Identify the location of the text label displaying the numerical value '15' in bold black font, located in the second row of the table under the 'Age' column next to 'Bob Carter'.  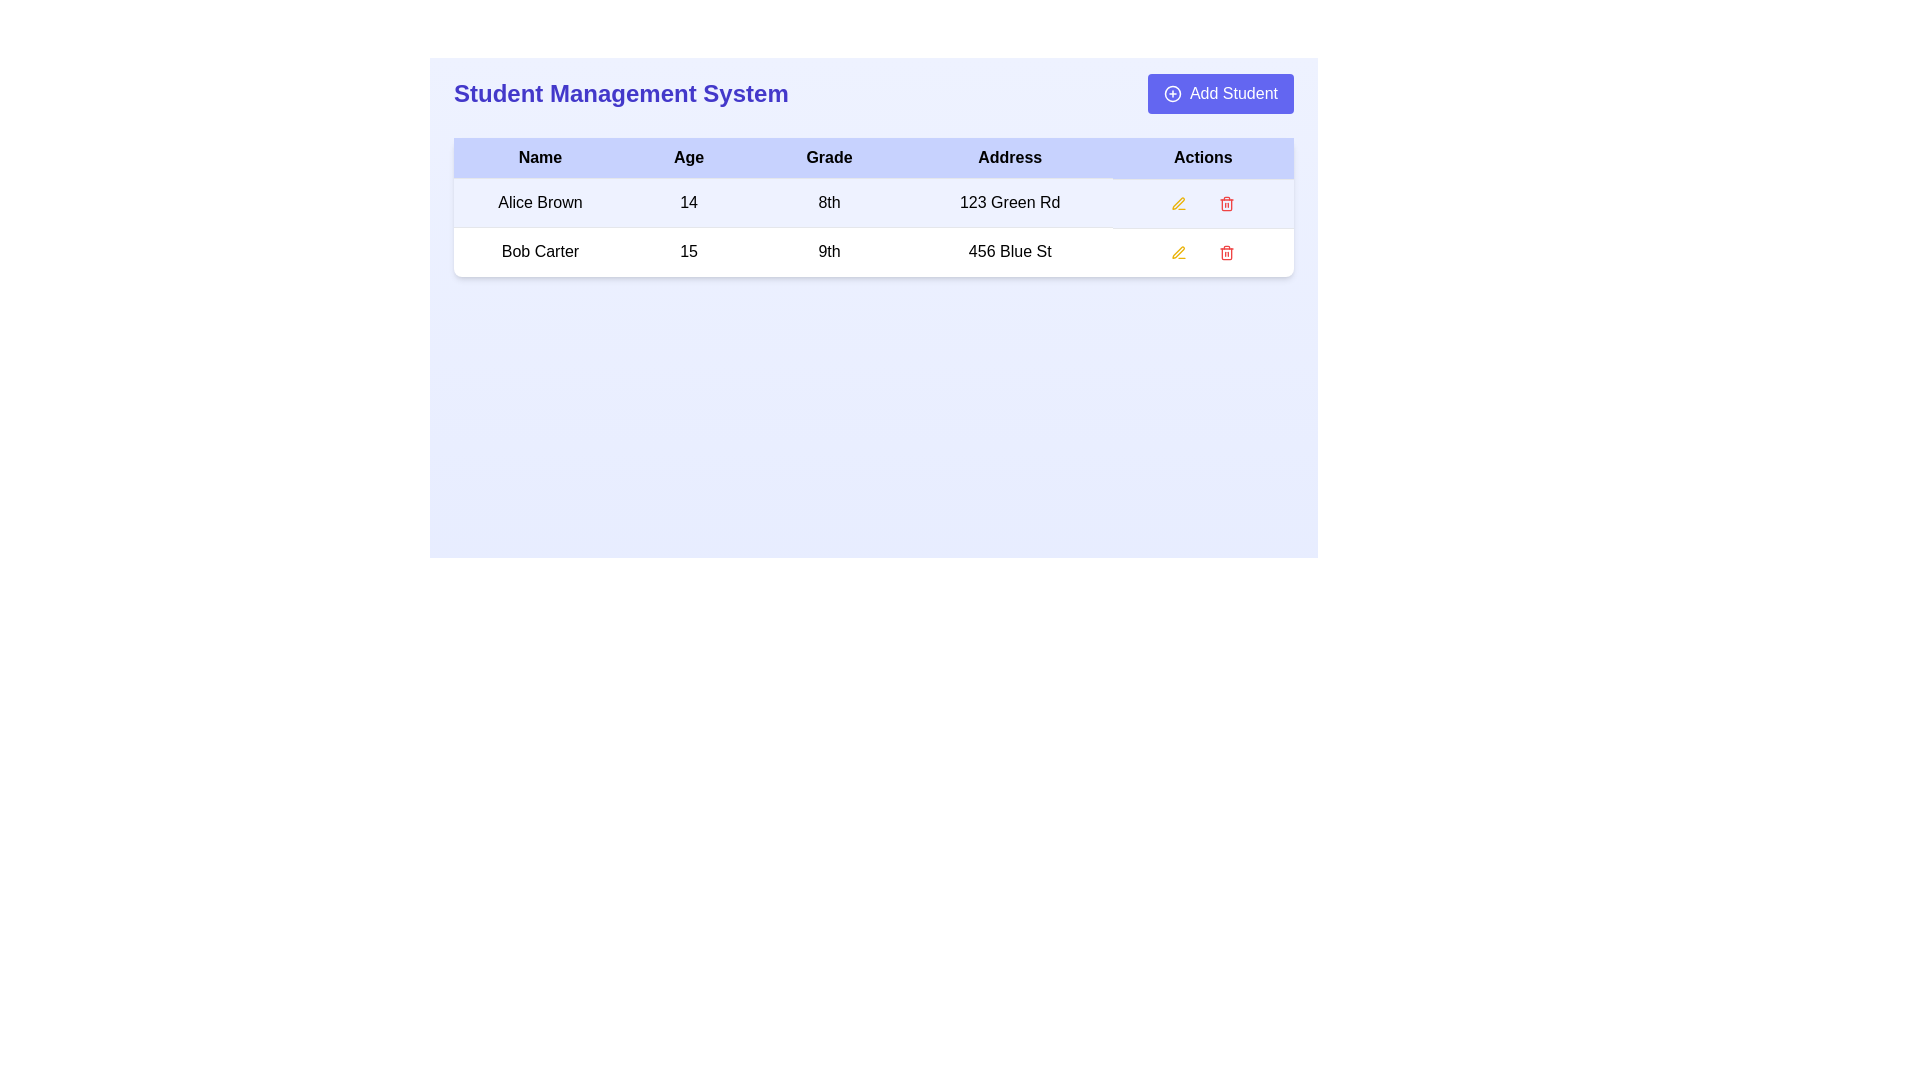
(689, 250).